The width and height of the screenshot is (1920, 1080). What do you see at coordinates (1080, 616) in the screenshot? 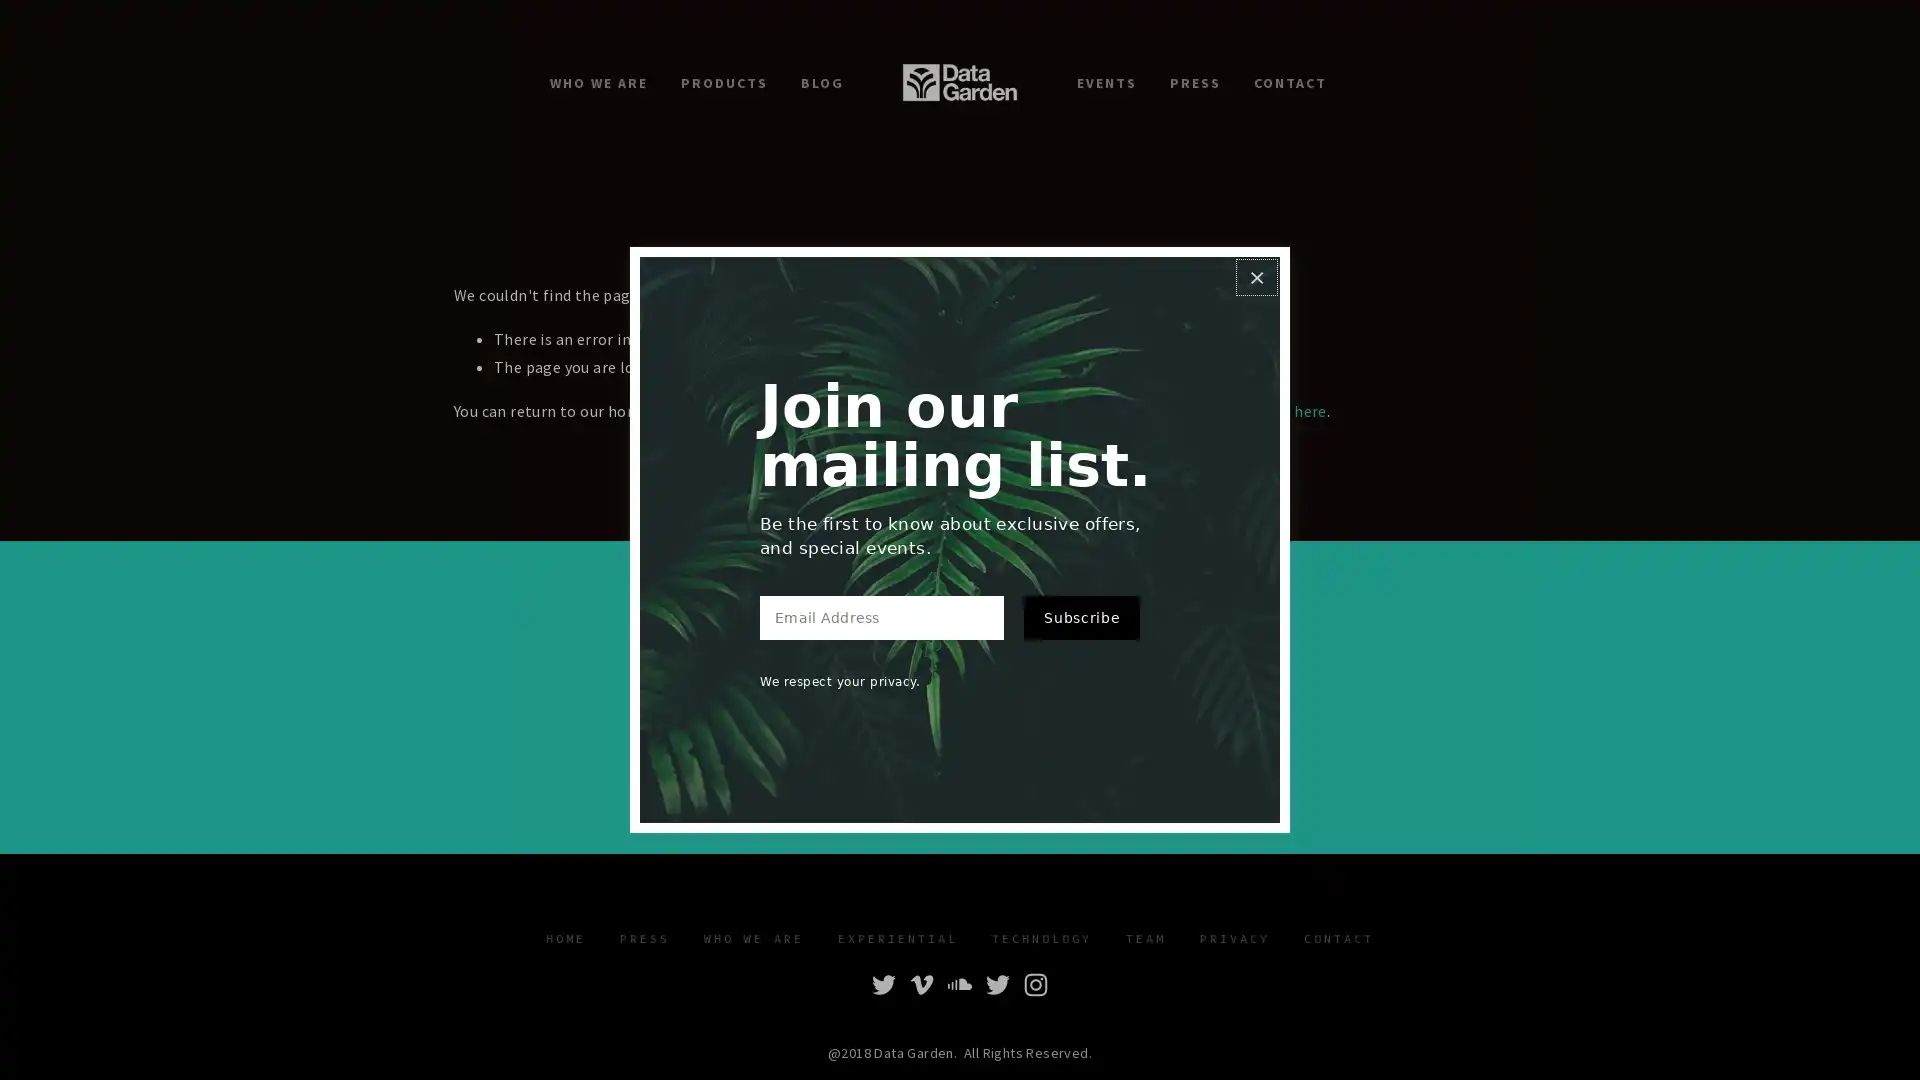
I see `Subscribe` at bounding box center [1080, 616].